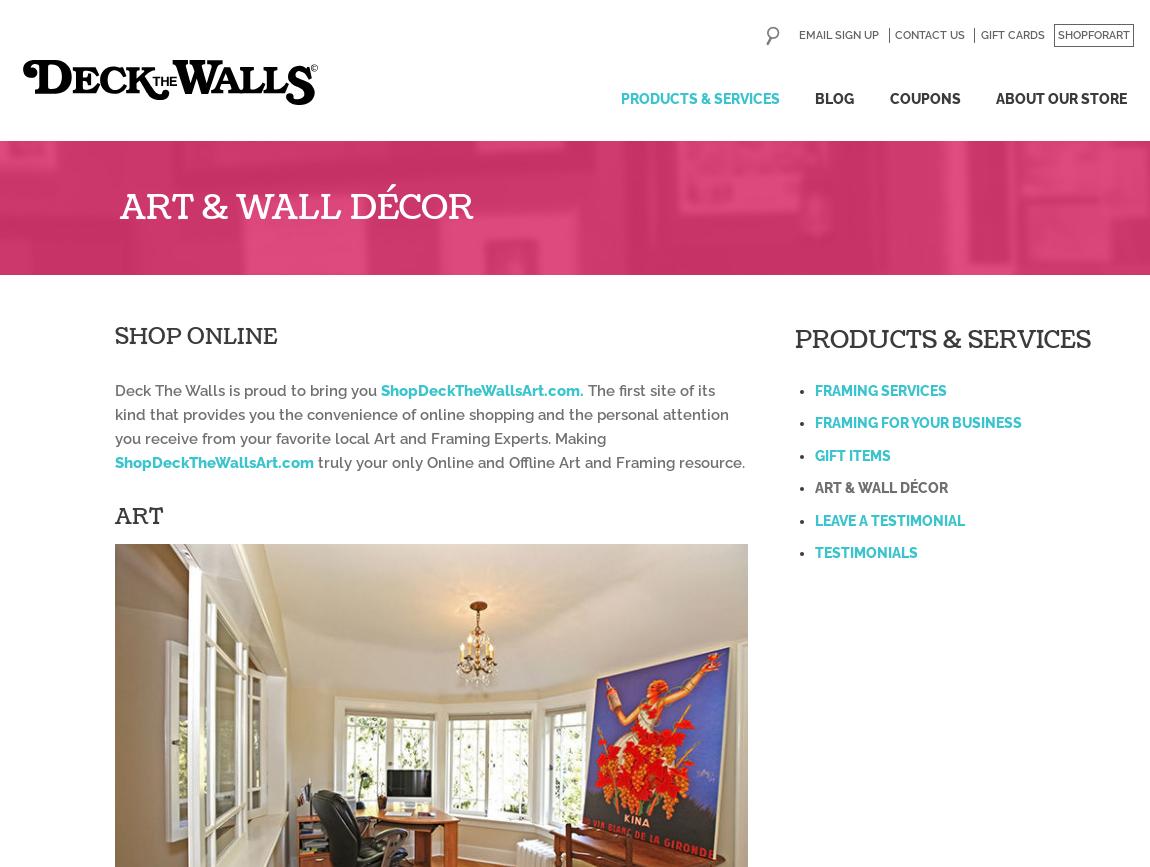 This screenshot has height=867, width=1150. What do you see at coordinates (529, 461) in the screenshot?
I see `'truly your only Online and Offline Art and Framing resource.'` at bounding box center [529, 461].